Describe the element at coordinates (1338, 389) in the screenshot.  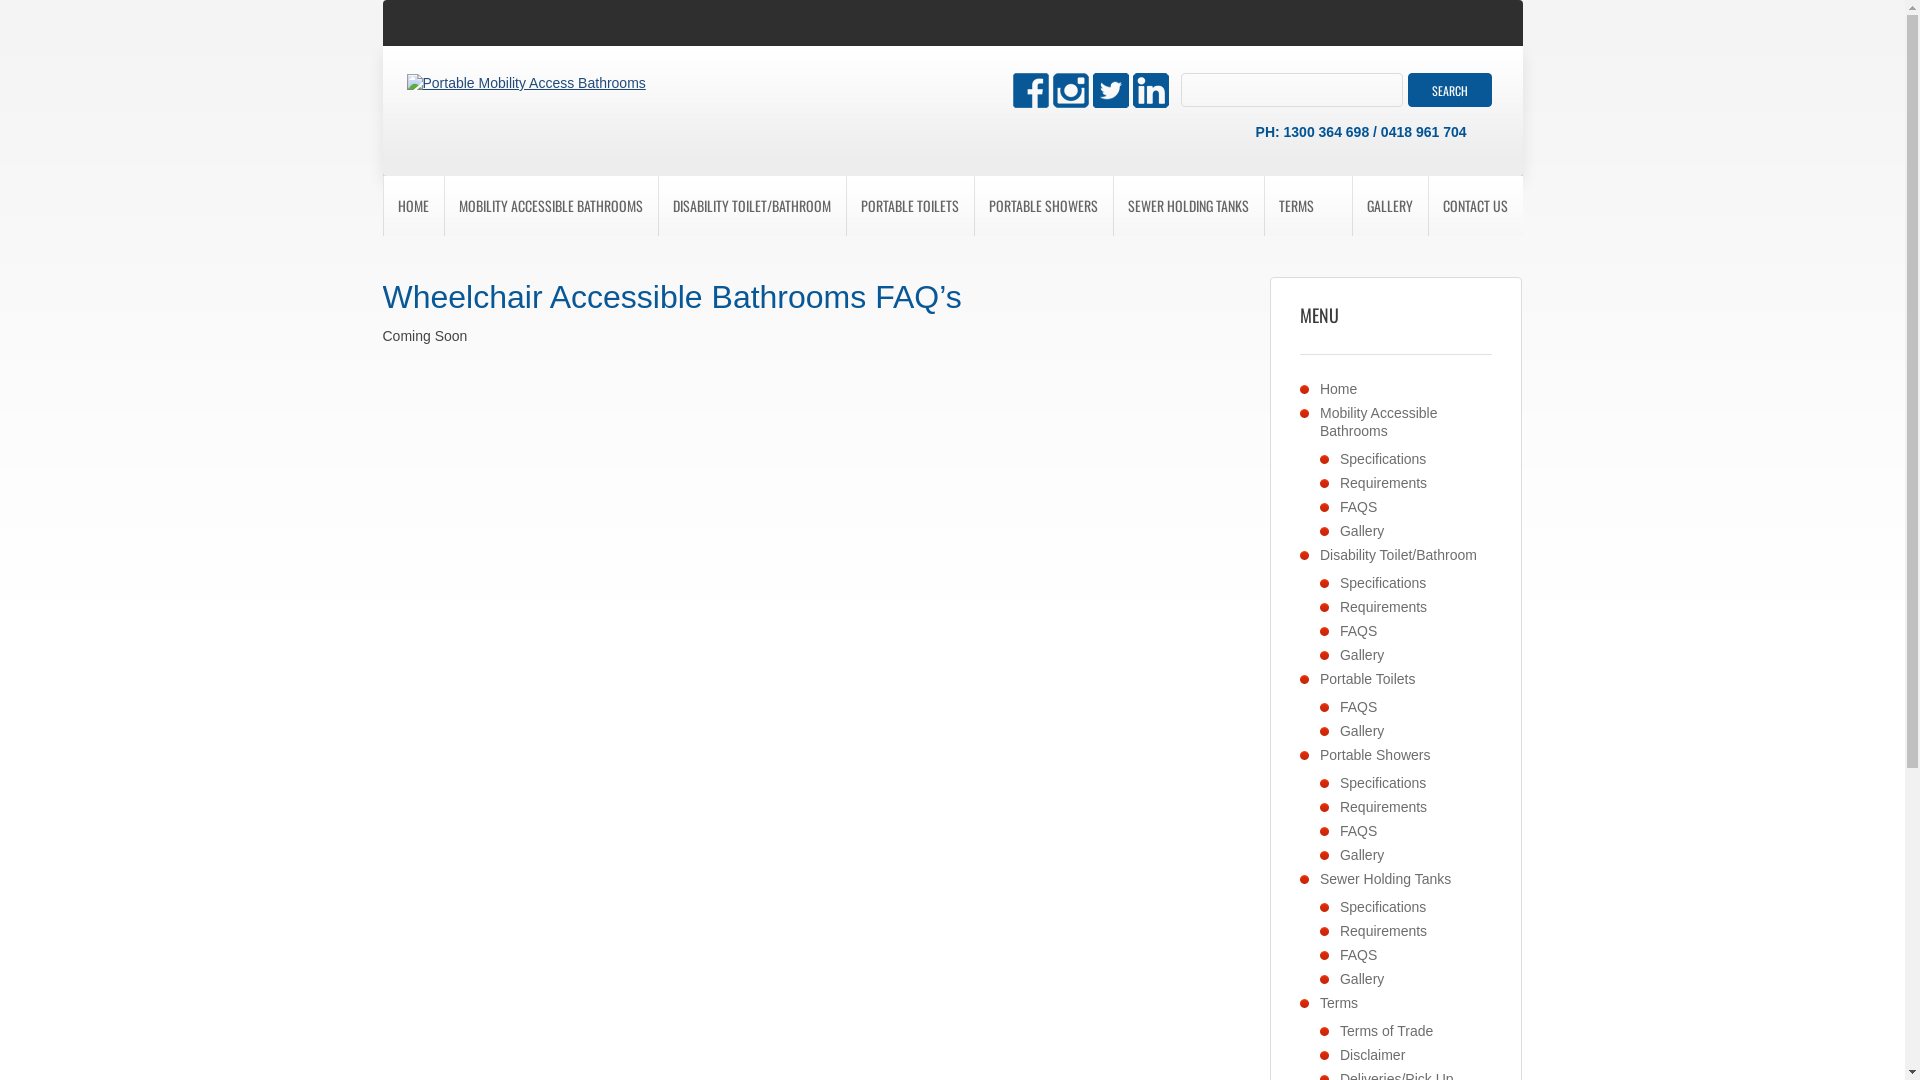
I see `'Home'` at that location.